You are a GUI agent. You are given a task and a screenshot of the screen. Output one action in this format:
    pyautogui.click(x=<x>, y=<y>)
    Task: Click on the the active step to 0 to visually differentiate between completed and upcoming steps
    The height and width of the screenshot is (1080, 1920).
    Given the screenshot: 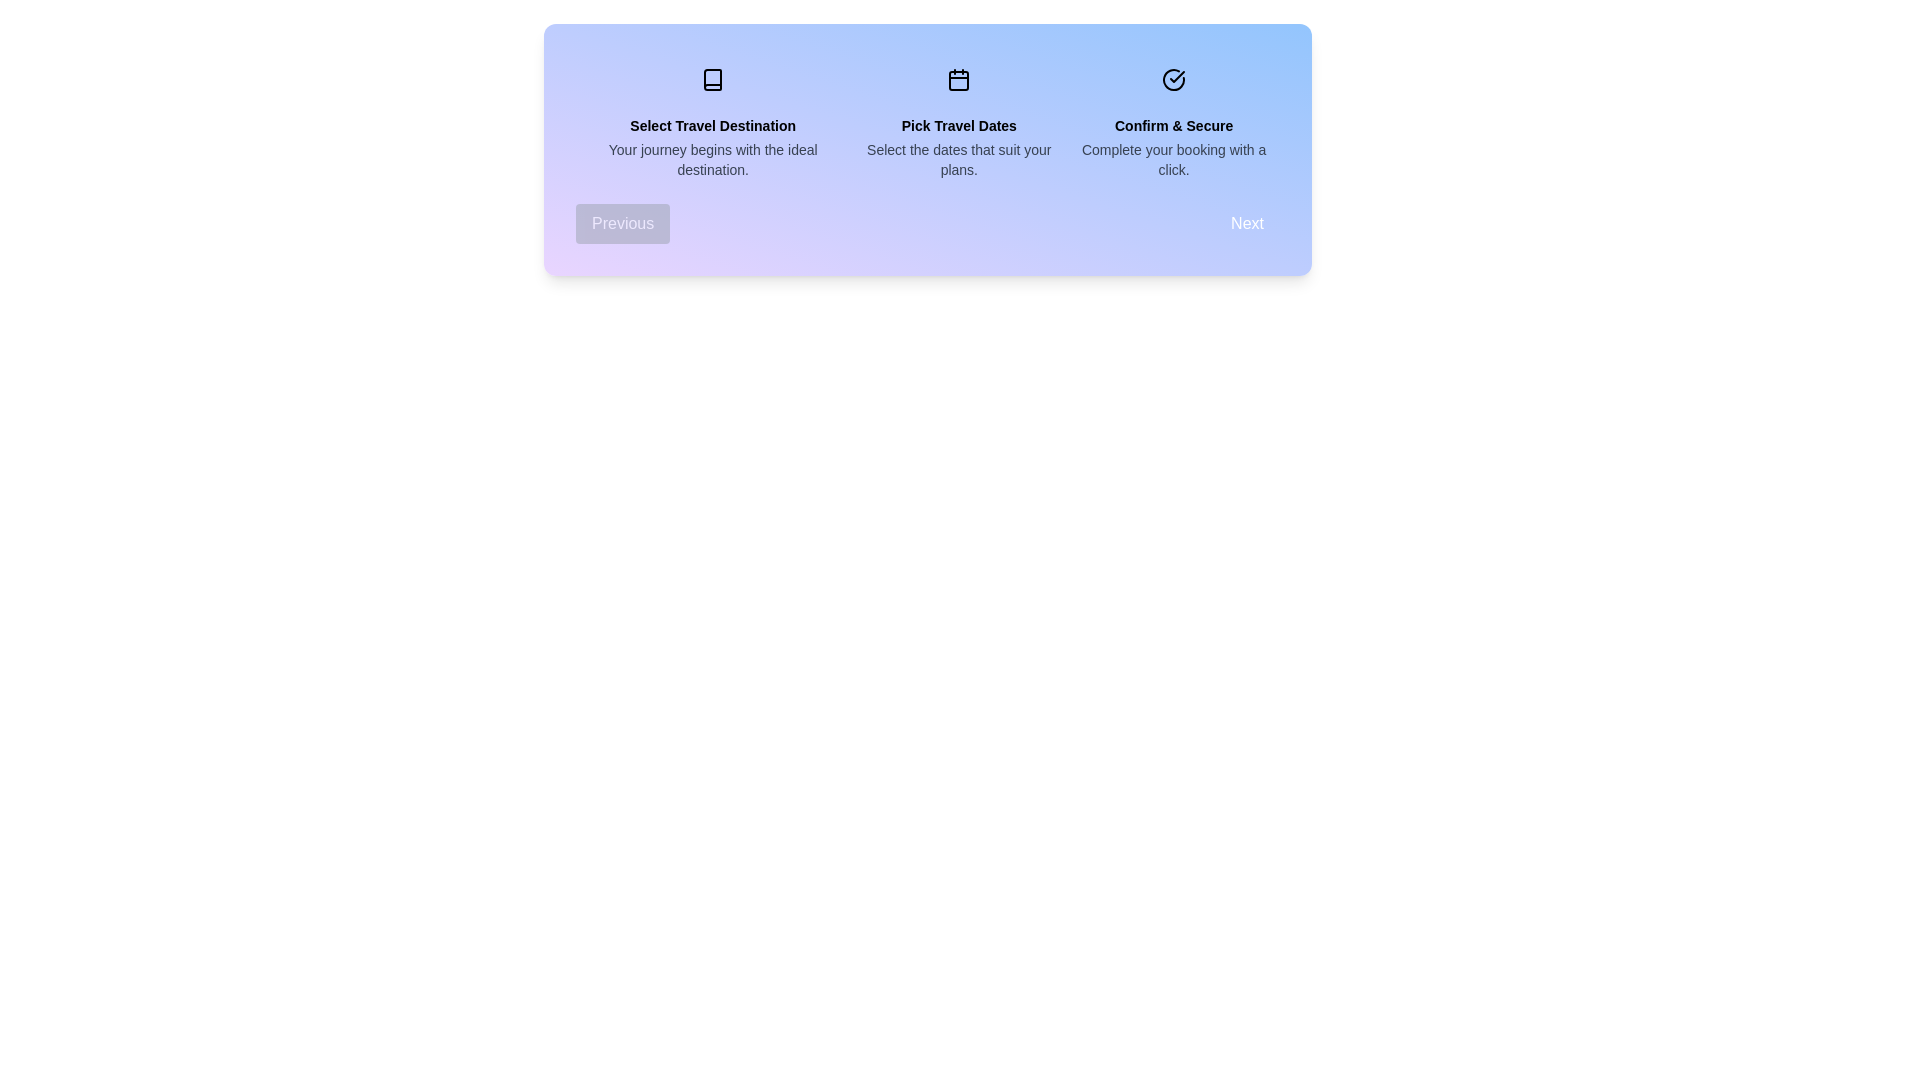 What is the action you would take?
    pyautogui.click(x=713, y=79)
    